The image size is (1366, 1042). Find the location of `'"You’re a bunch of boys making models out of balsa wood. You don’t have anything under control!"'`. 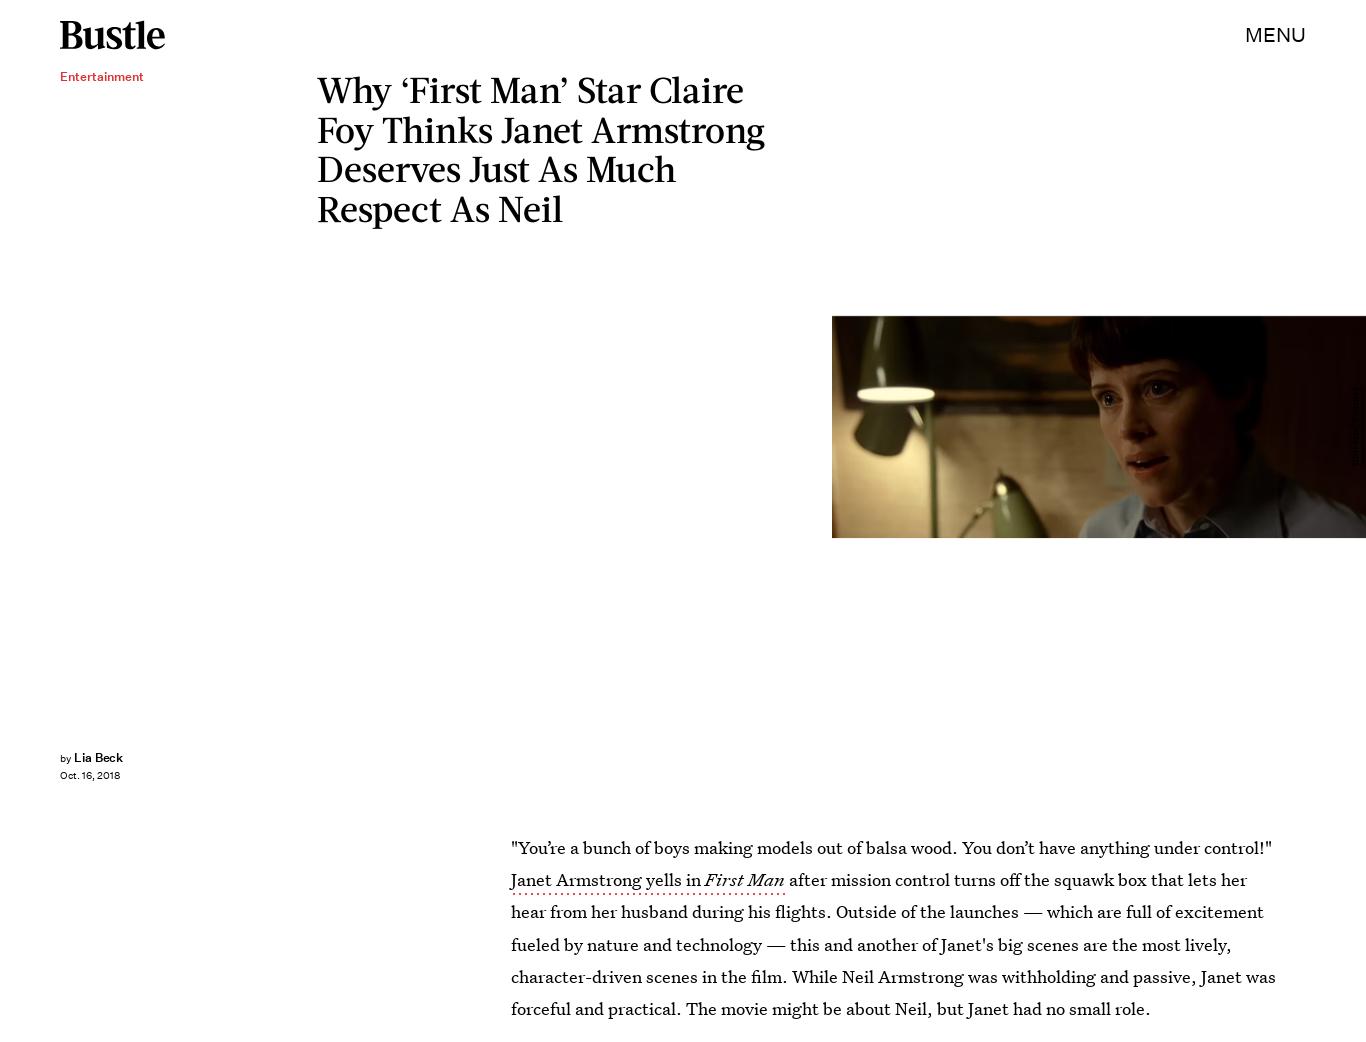

'"You’re a bunch of boys making models out of balsa wood. You don’t have anything under control!"' is located at coordinates (890, 847).